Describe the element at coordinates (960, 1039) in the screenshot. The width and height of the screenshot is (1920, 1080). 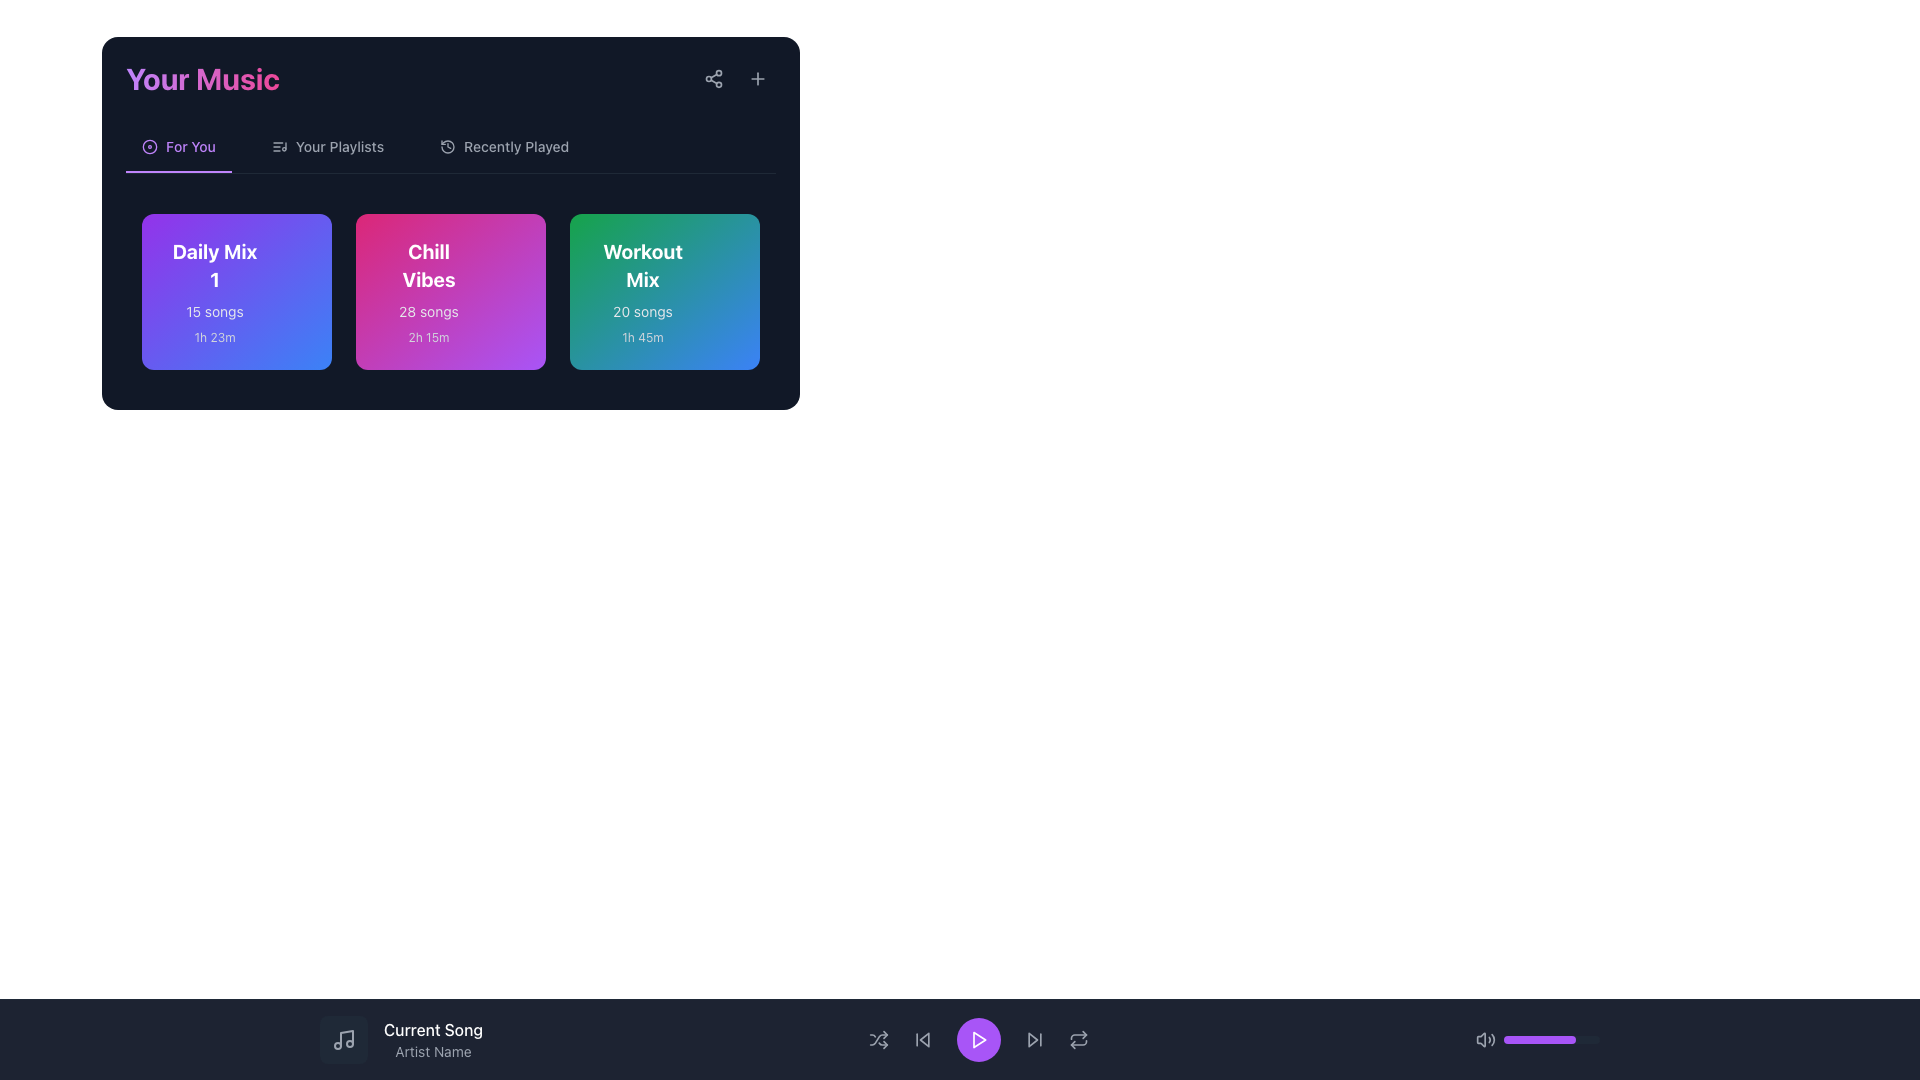
I see `the Information display block that shows the title and artist of the currently playing song, located at the bottom left of the player bar` at that location.